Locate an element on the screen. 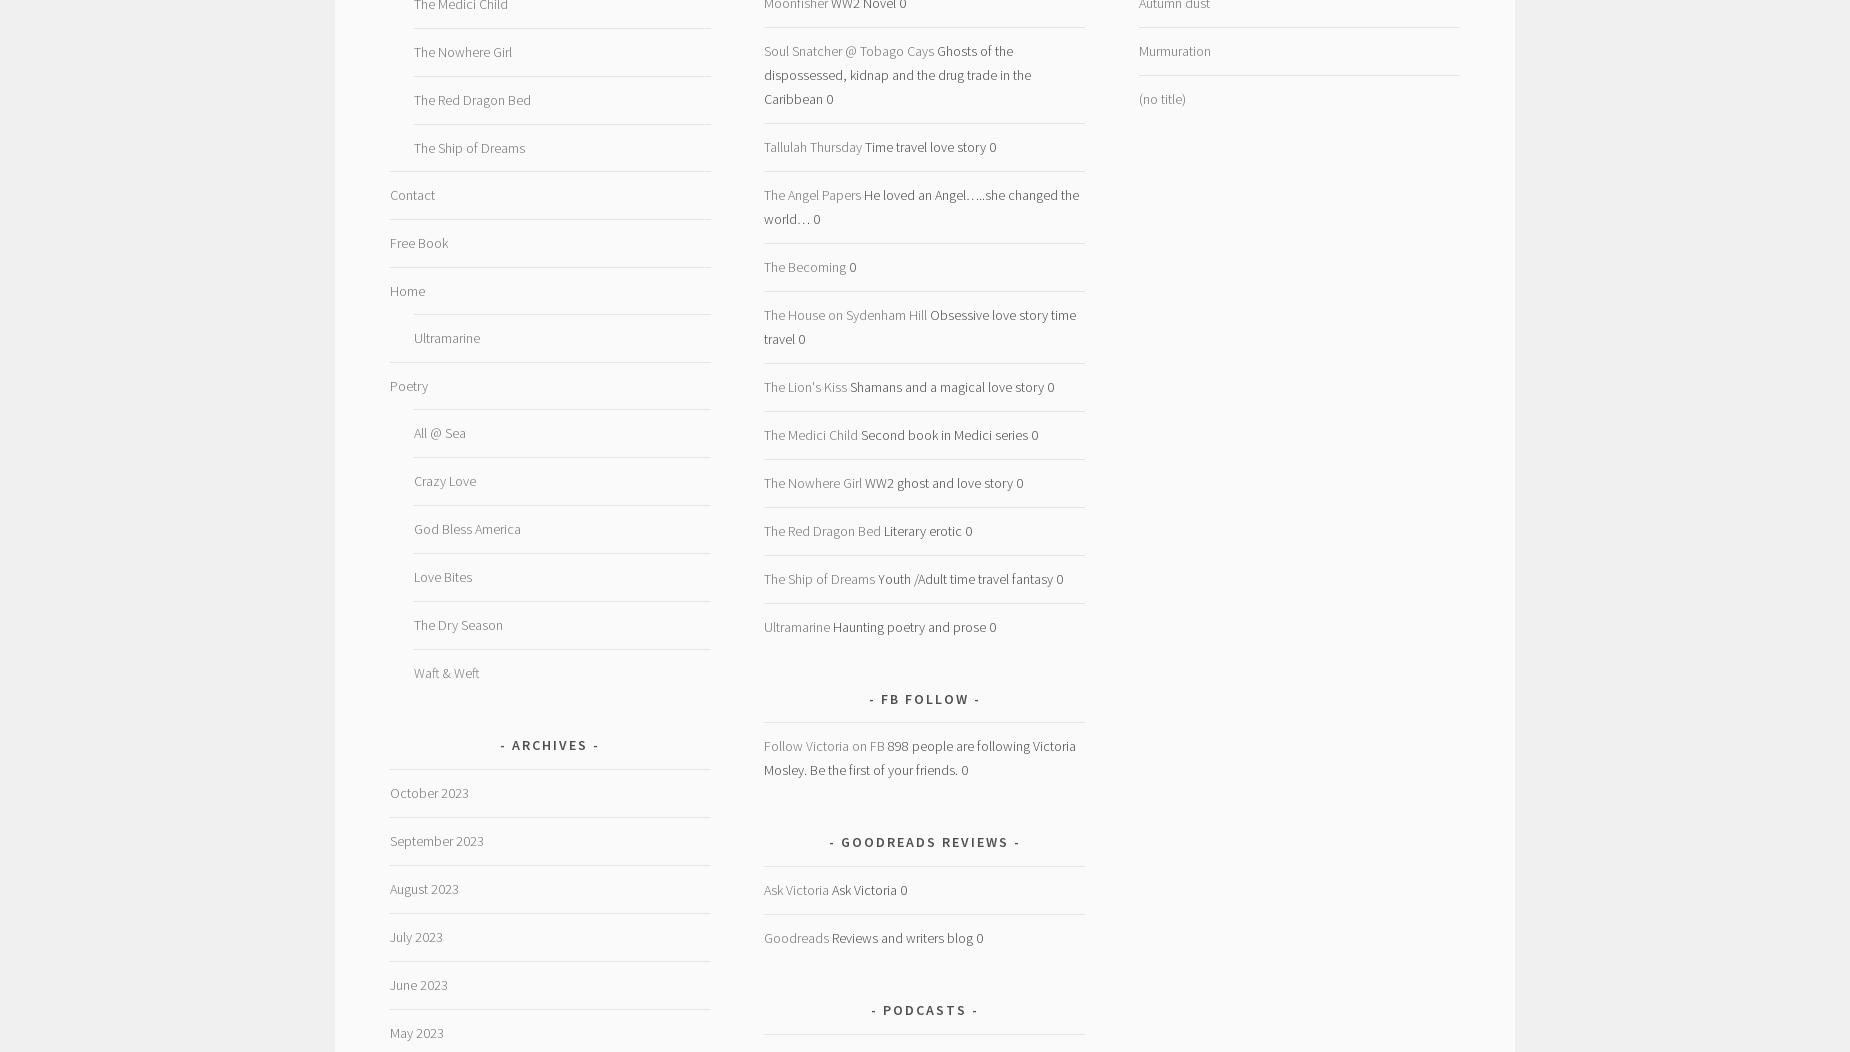  'The Becoming' is located at coordinates (804, 266).